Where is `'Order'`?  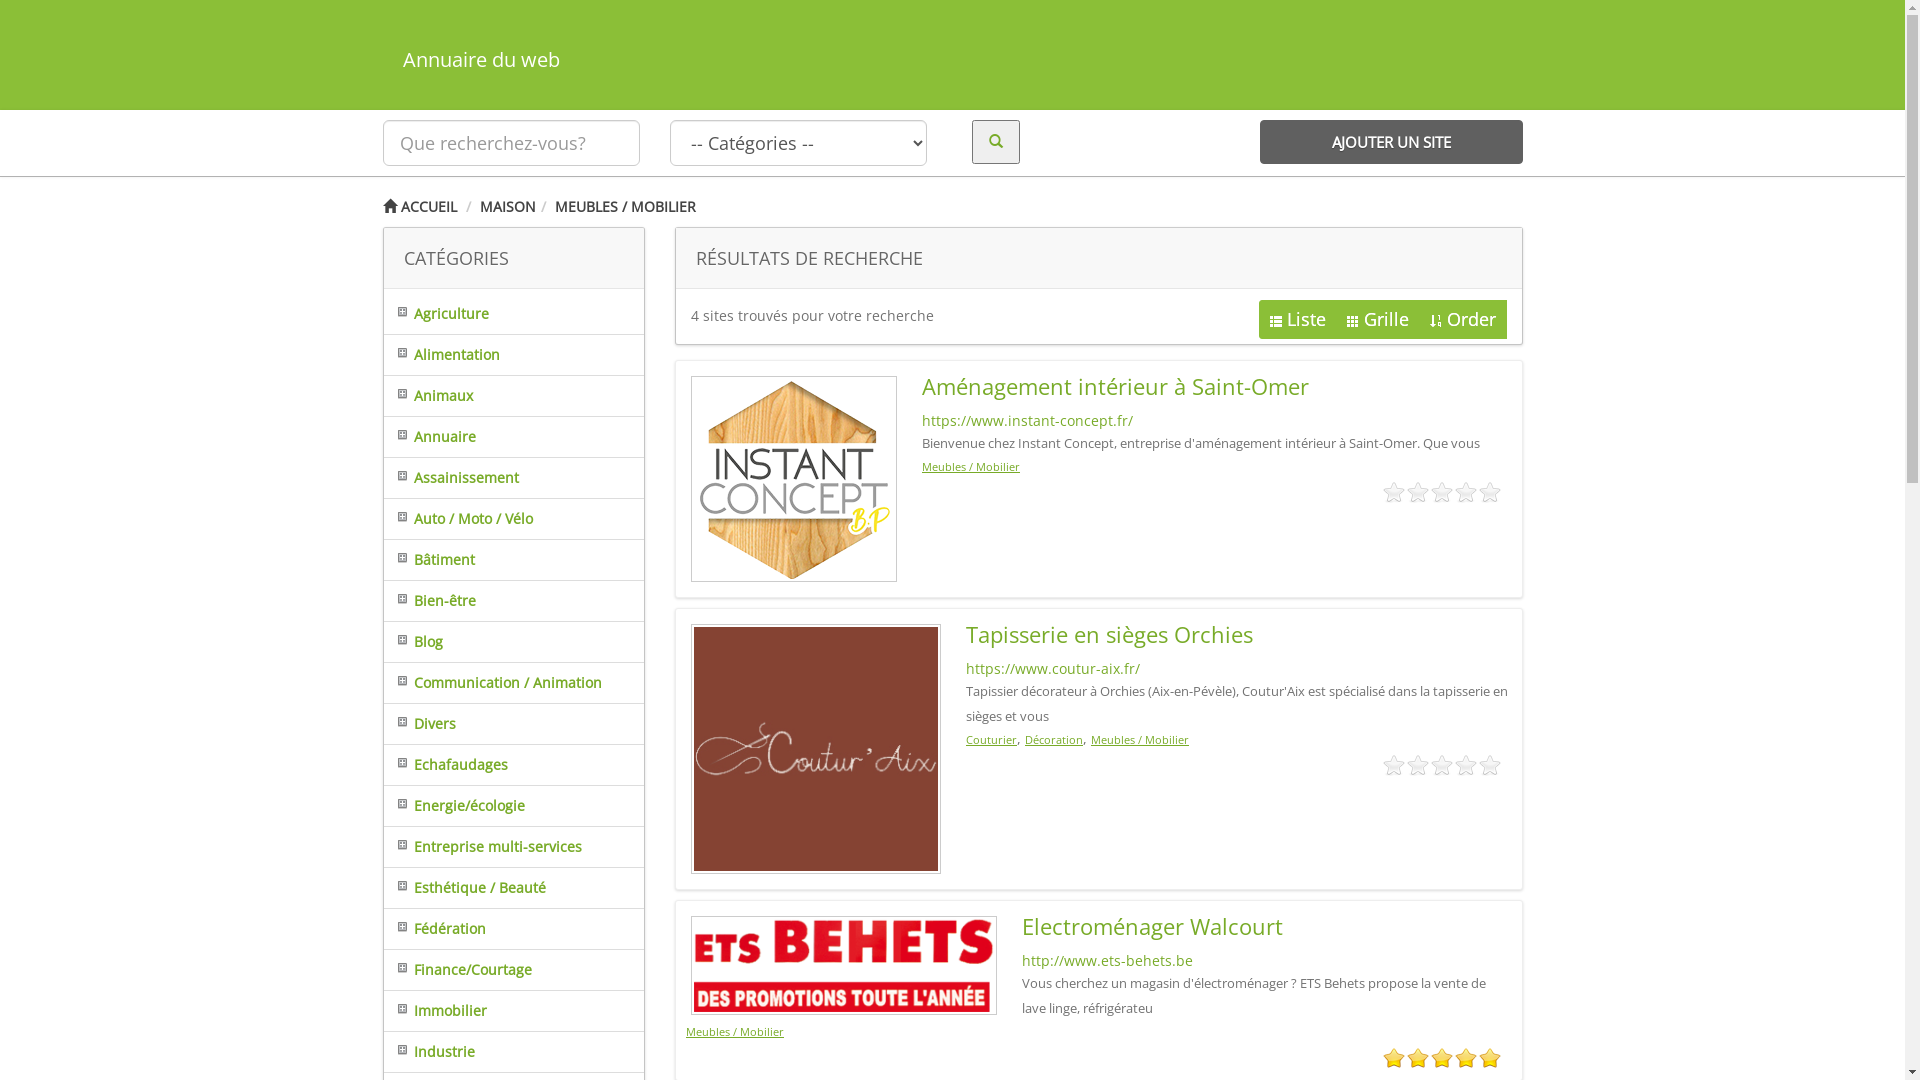
'Order' is located at coordinates (1462, 318).